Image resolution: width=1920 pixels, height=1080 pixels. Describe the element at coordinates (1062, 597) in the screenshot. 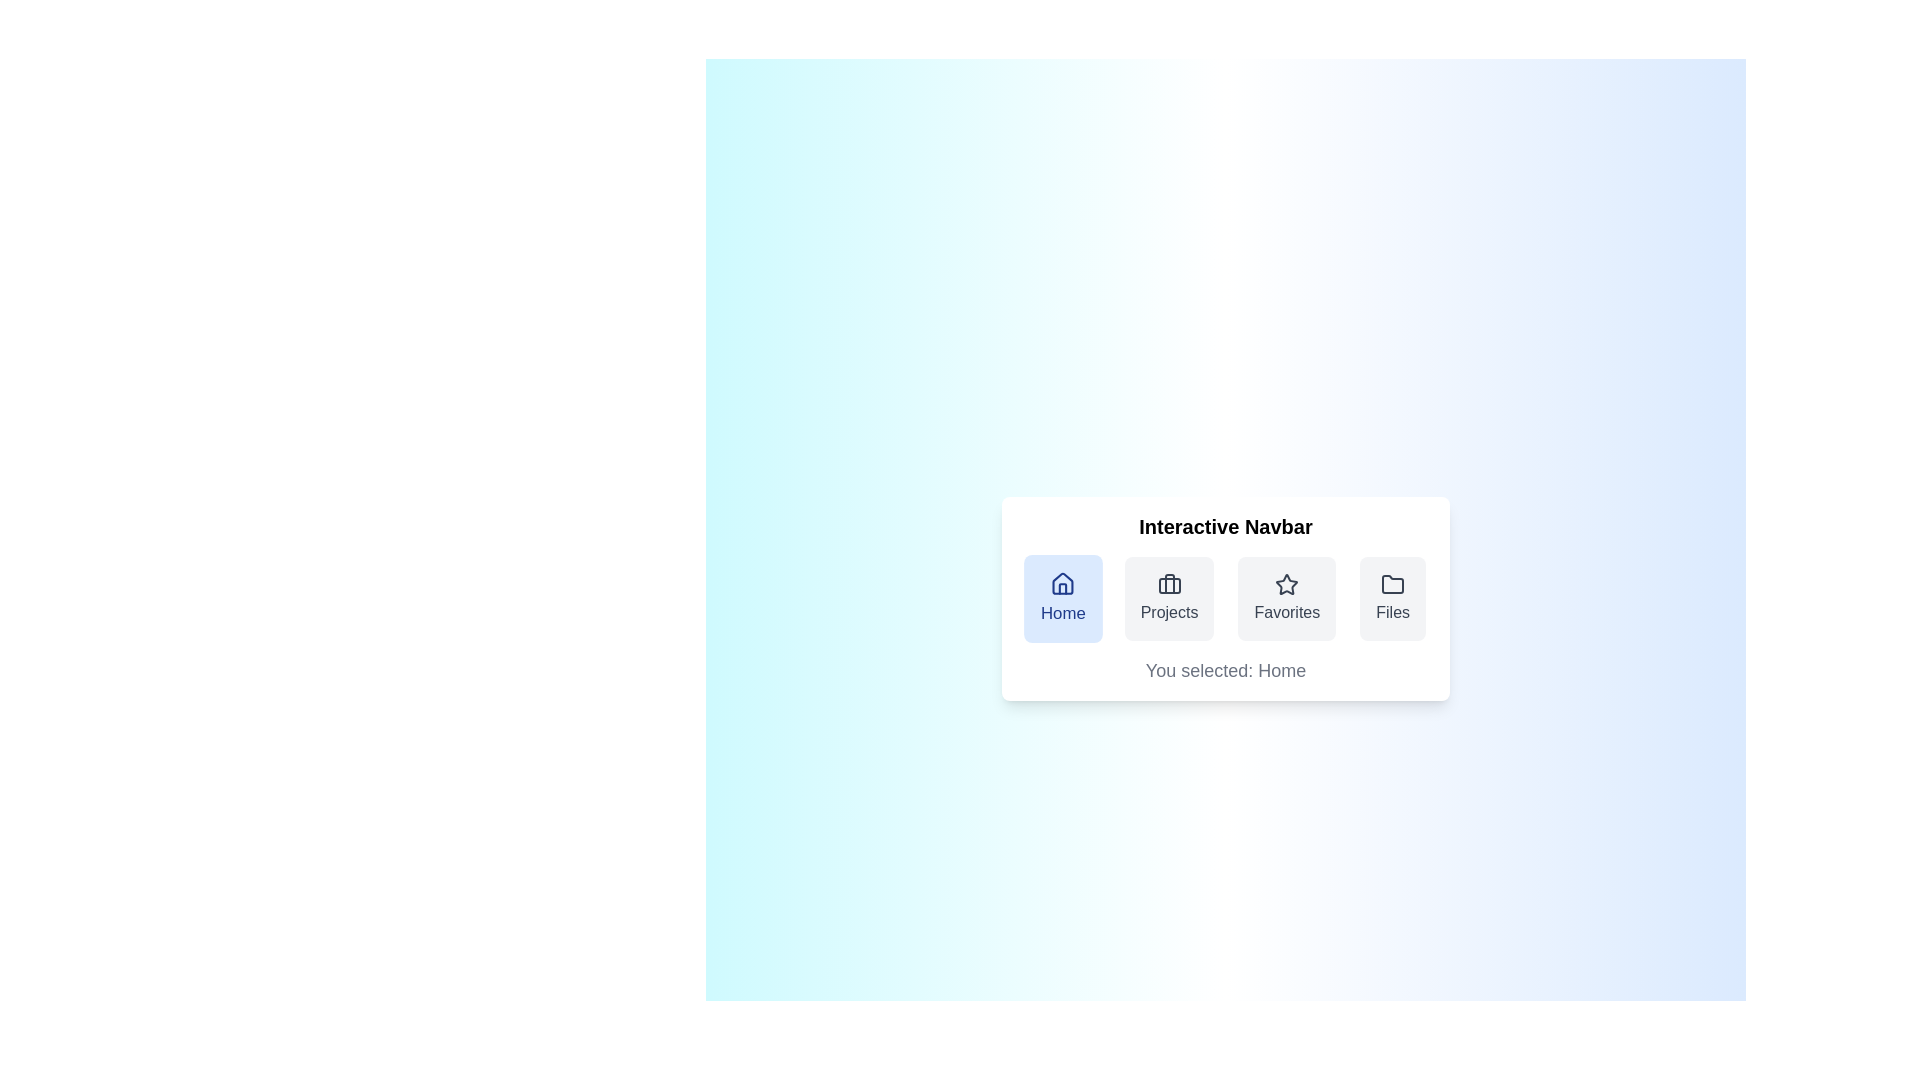

I see `the navigation item Home in the navbar` at that location.